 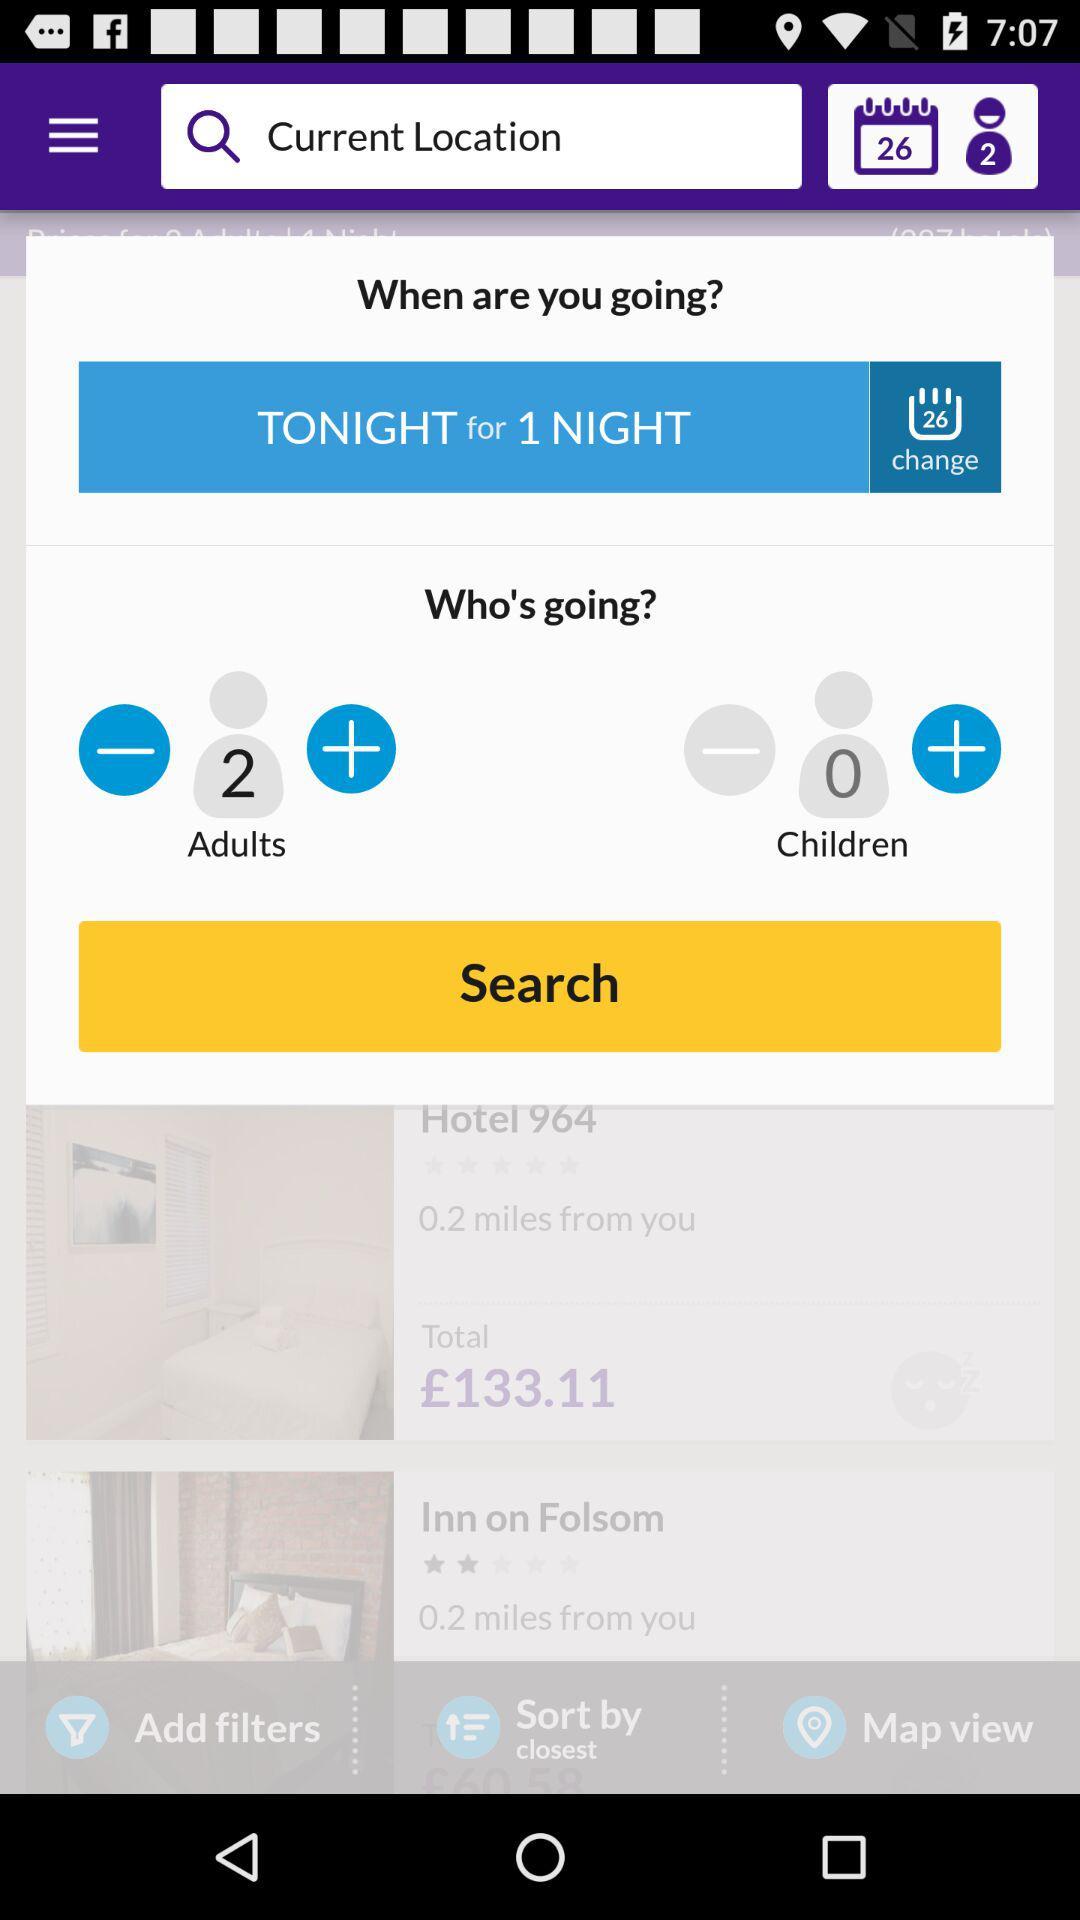 What do you see at coordinates (124, 783) in the screenshot?
I see `the minus icon` at bounding box center [124, 783].